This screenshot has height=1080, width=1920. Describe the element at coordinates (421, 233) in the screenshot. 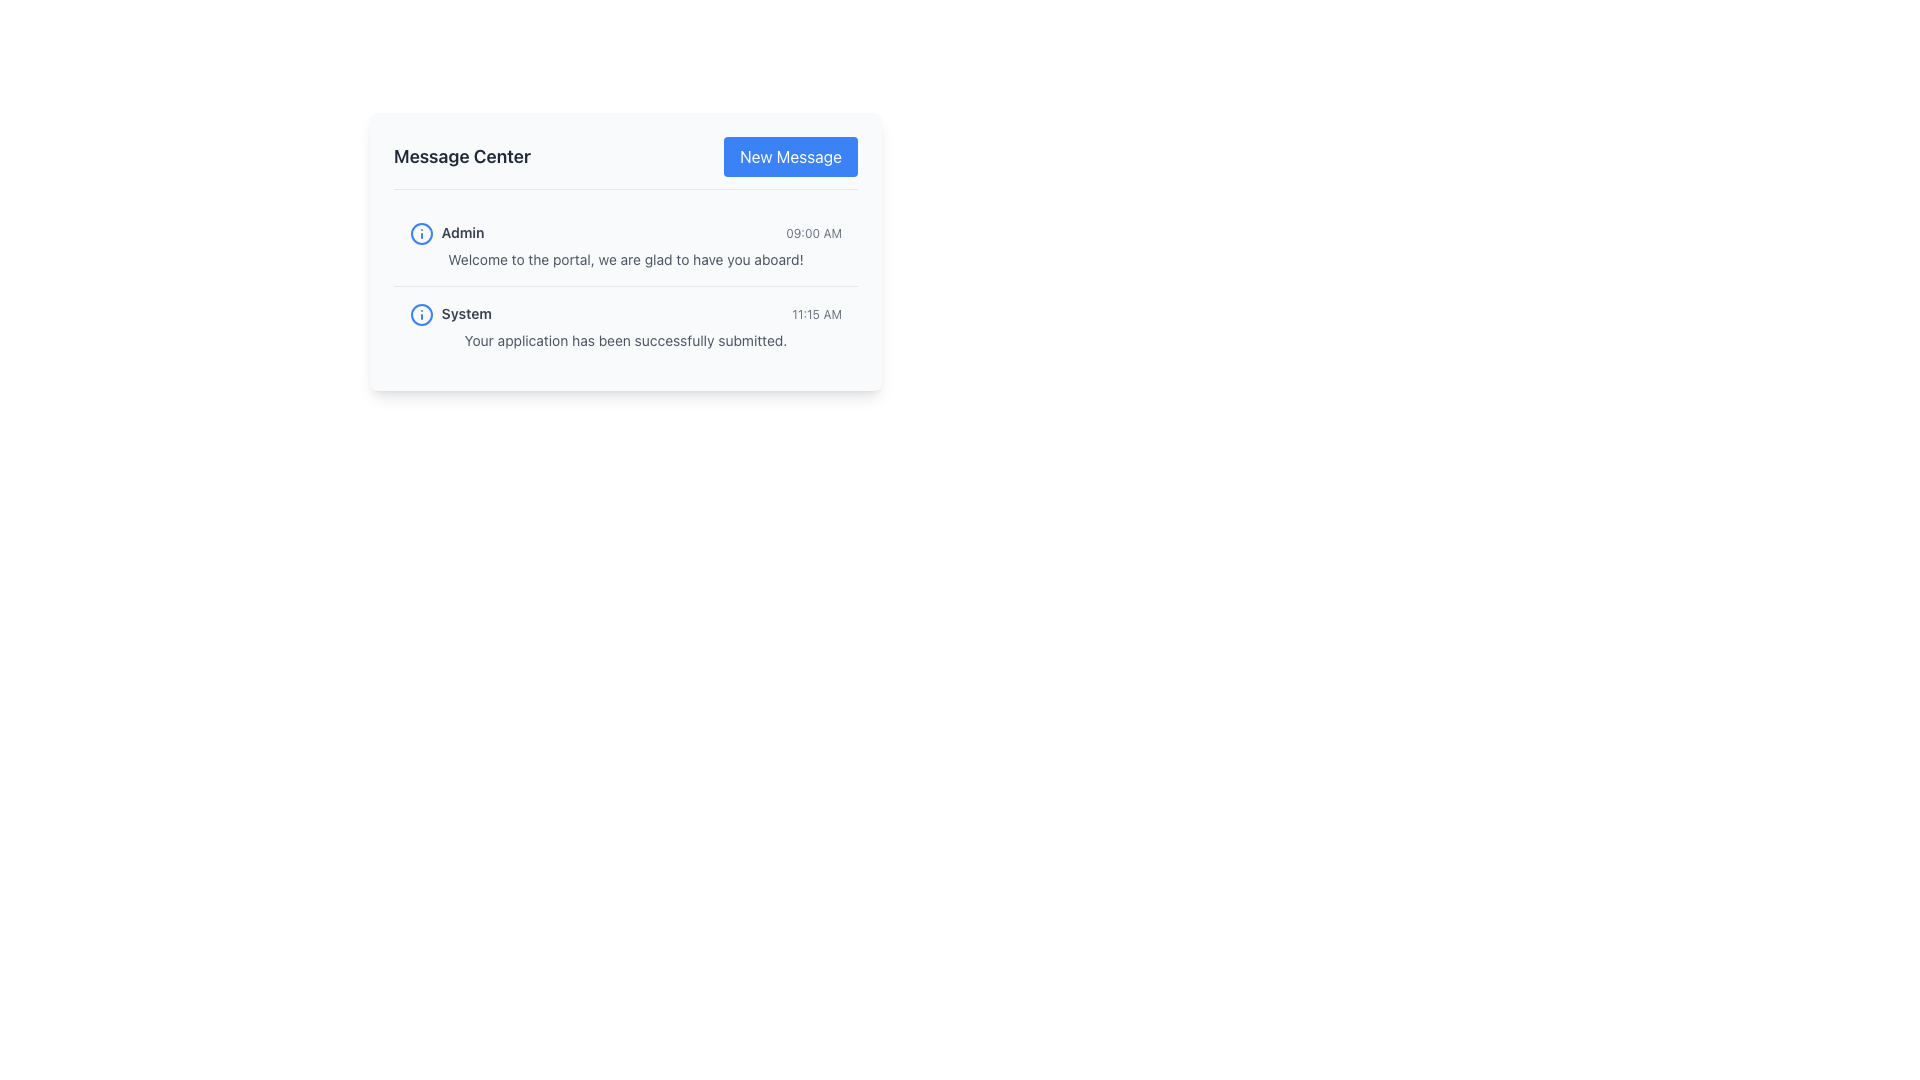

I see `the small circular SVG icon with a blue border and a white fill located in the second row of the message center, directly preceding the 'System' label` at that location.